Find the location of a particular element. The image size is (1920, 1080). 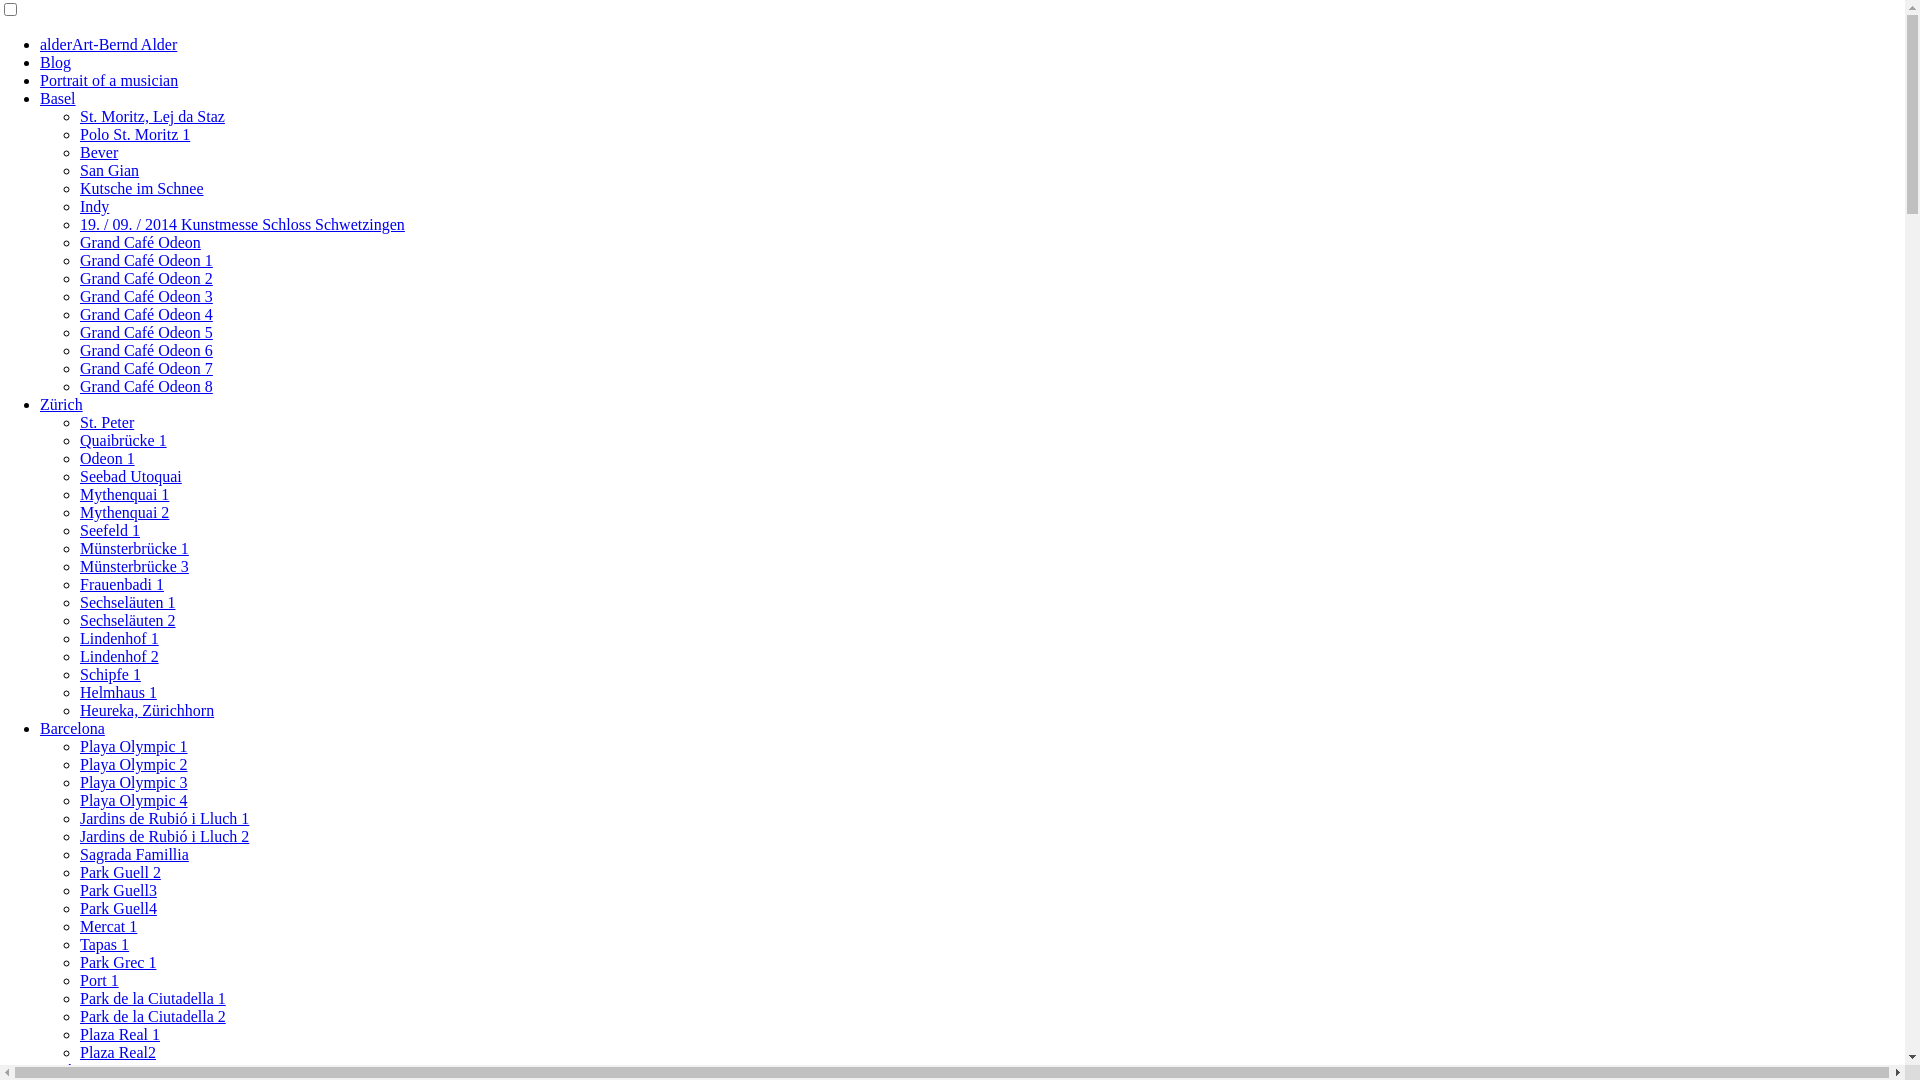

'Blog' is located at coordinates (55, 61).